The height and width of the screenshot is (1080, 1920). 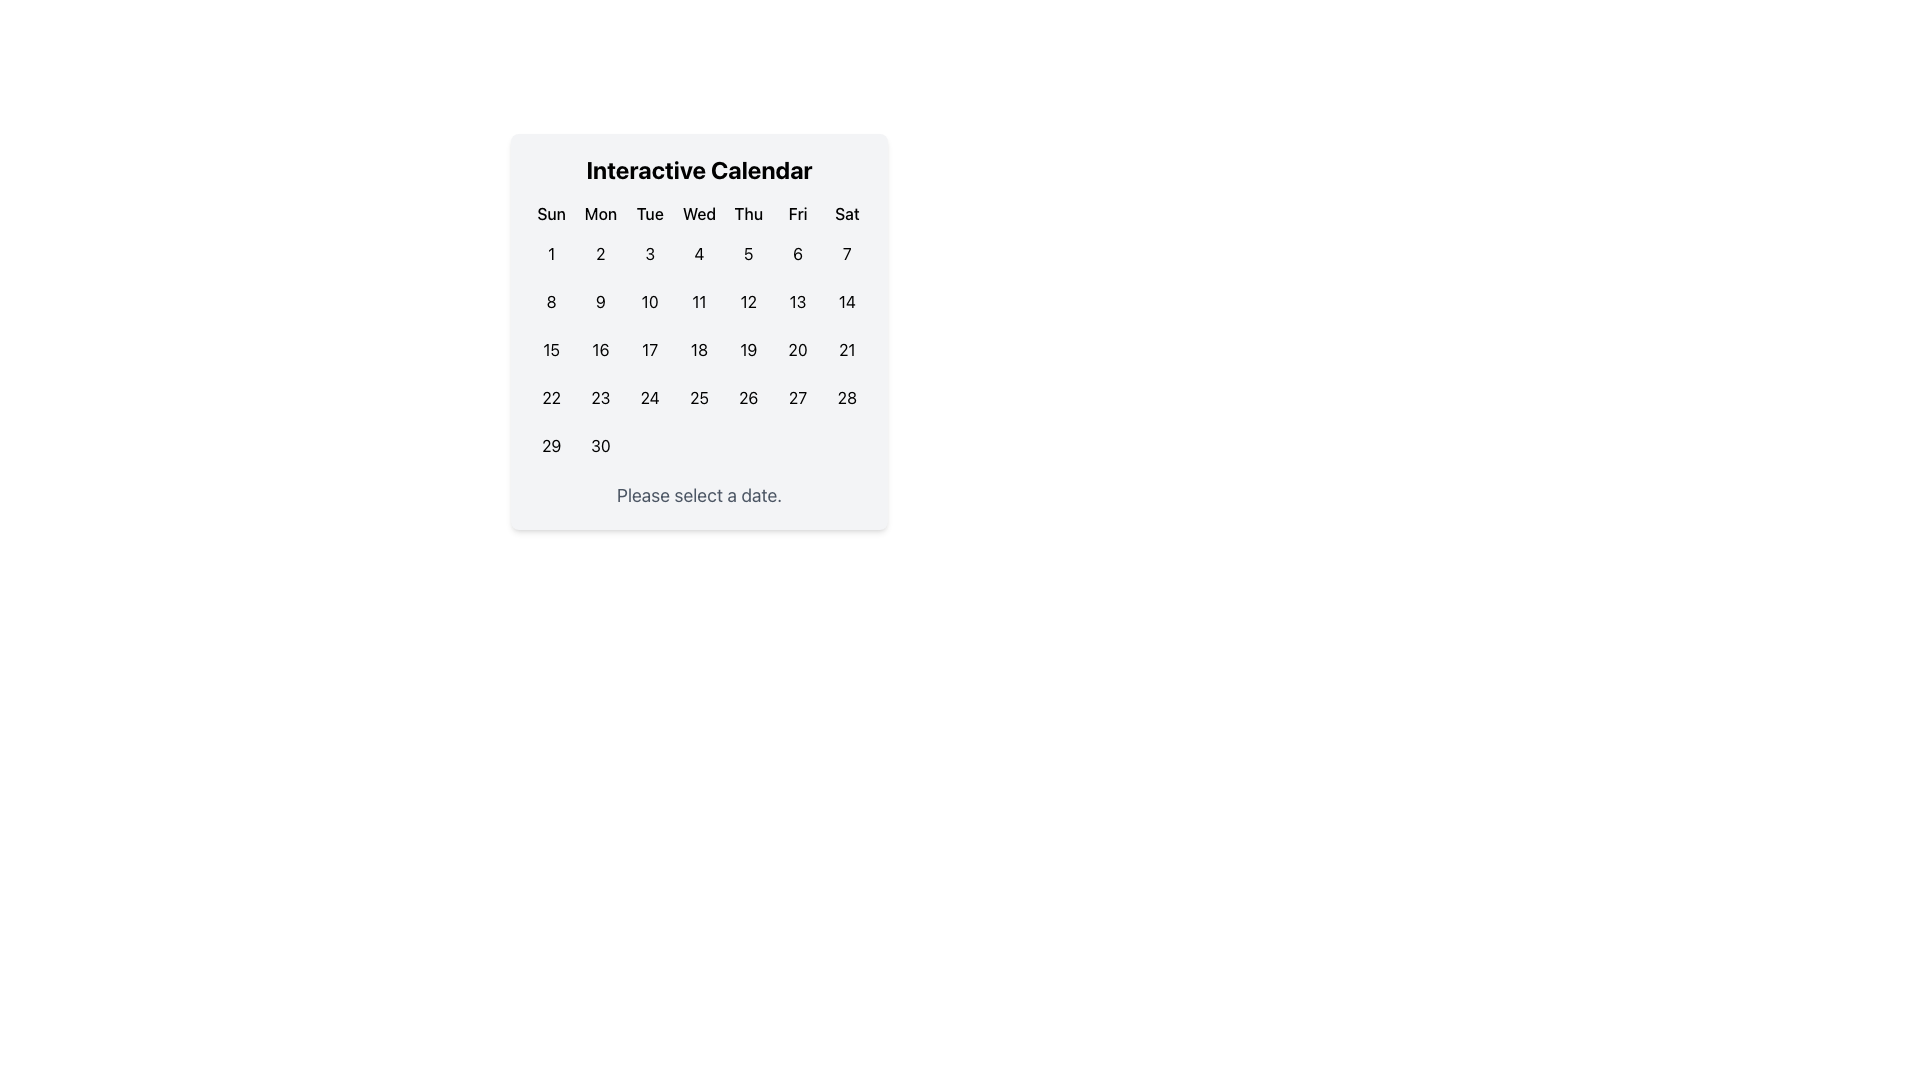 What do you see at coordinates (650, 349) in the screenshot?
I see `the Calendar Cell representing the 17th day in the monthly calendar` at bounding box center [650, 349].